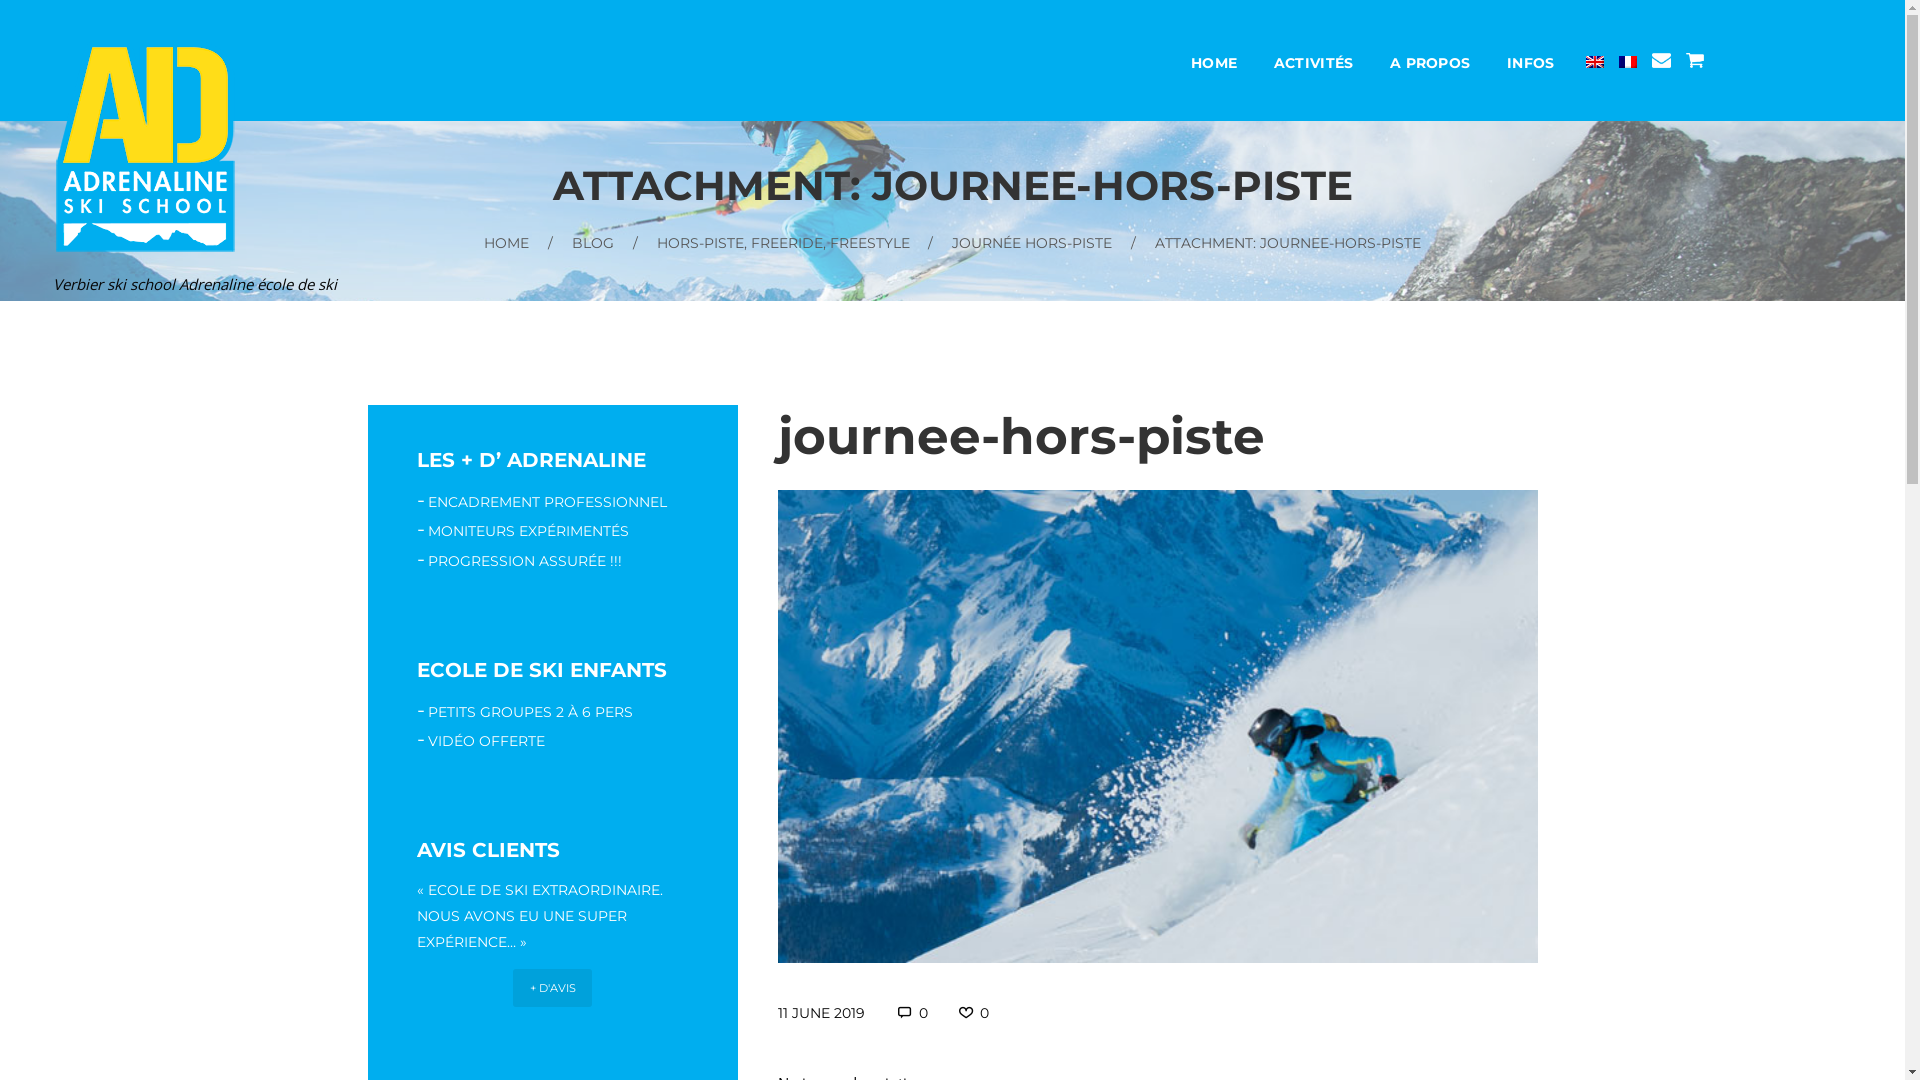 The width and height of the screenshot is (1920, 1080). I want to click on '0', so click(910, 1013).